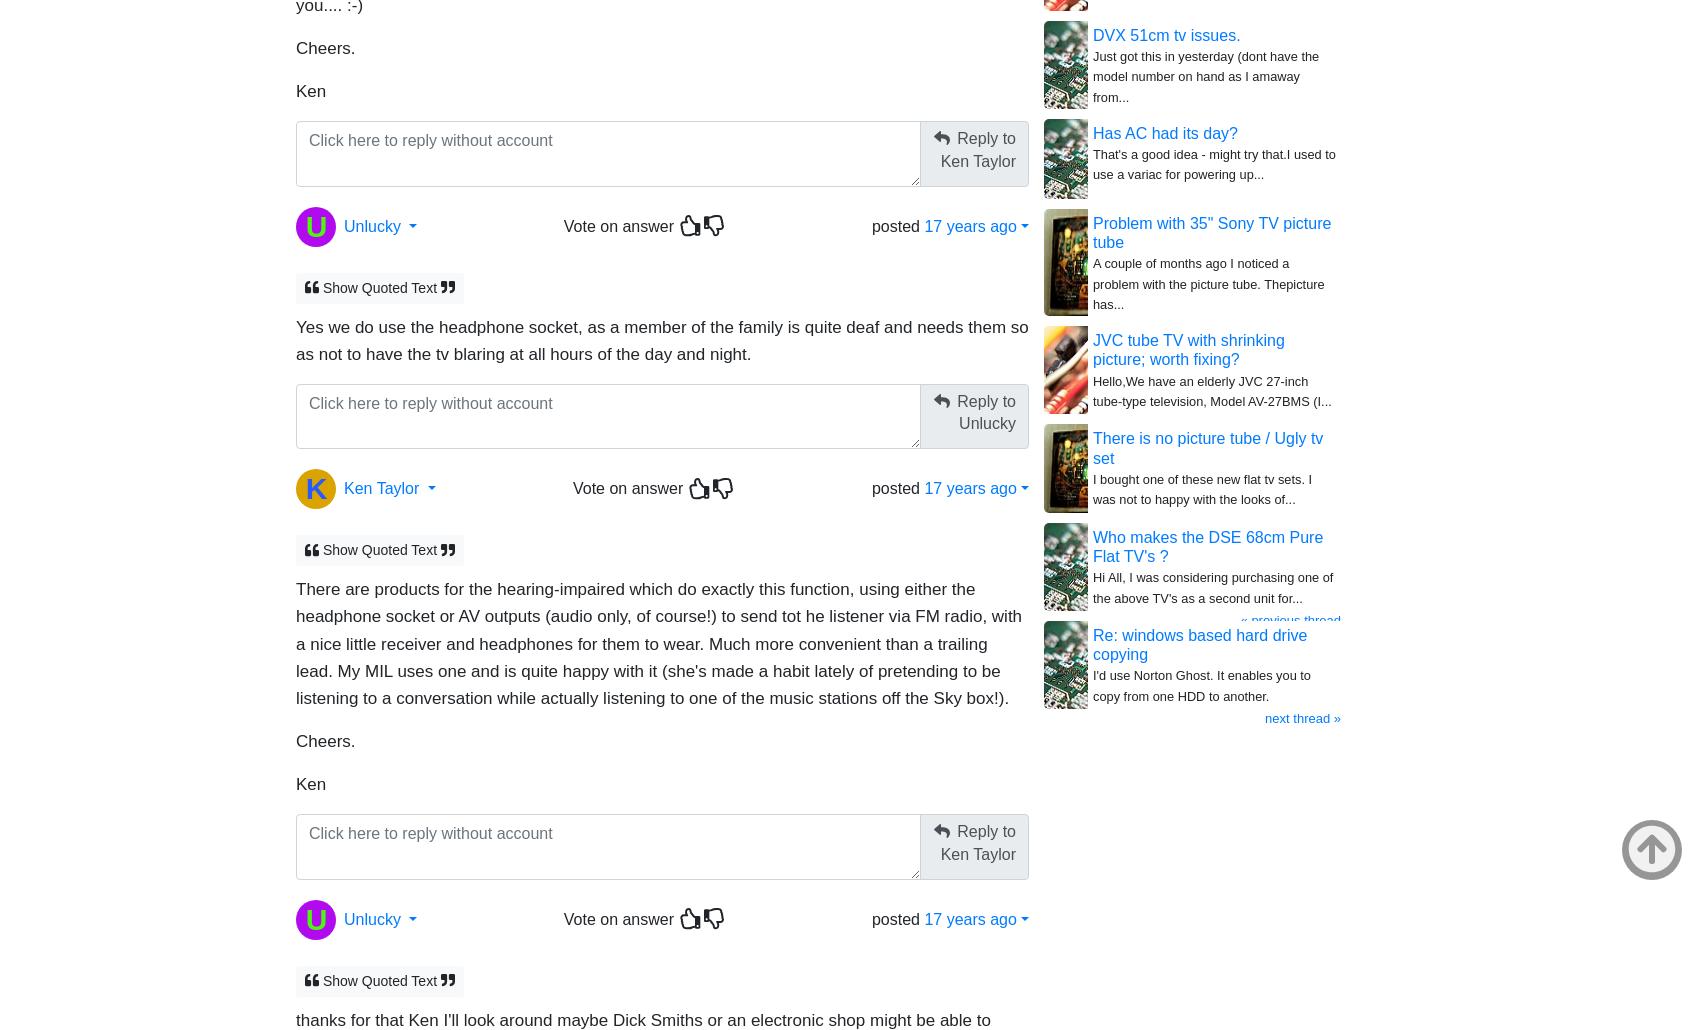 Image resolution: width=1692 pixels, height=1030 pixels. Describe the element at coordinates (294, 642) in the screenshot. I see `'There are products for the hearing-impaired which do exactly this  function, using either the headphone socket or AV outputs (audio only,  of course!) to send tot he listener via FM radio, with a nice little  receiver and headphones for them to wear. Much more convenient than a  trailing lead. My MIL uses one and is quite happy with it (she's made a  habit lately of pretending to be listening to a conversation while  actually listening to one of the music stations off the Sky box!).'` at that location.